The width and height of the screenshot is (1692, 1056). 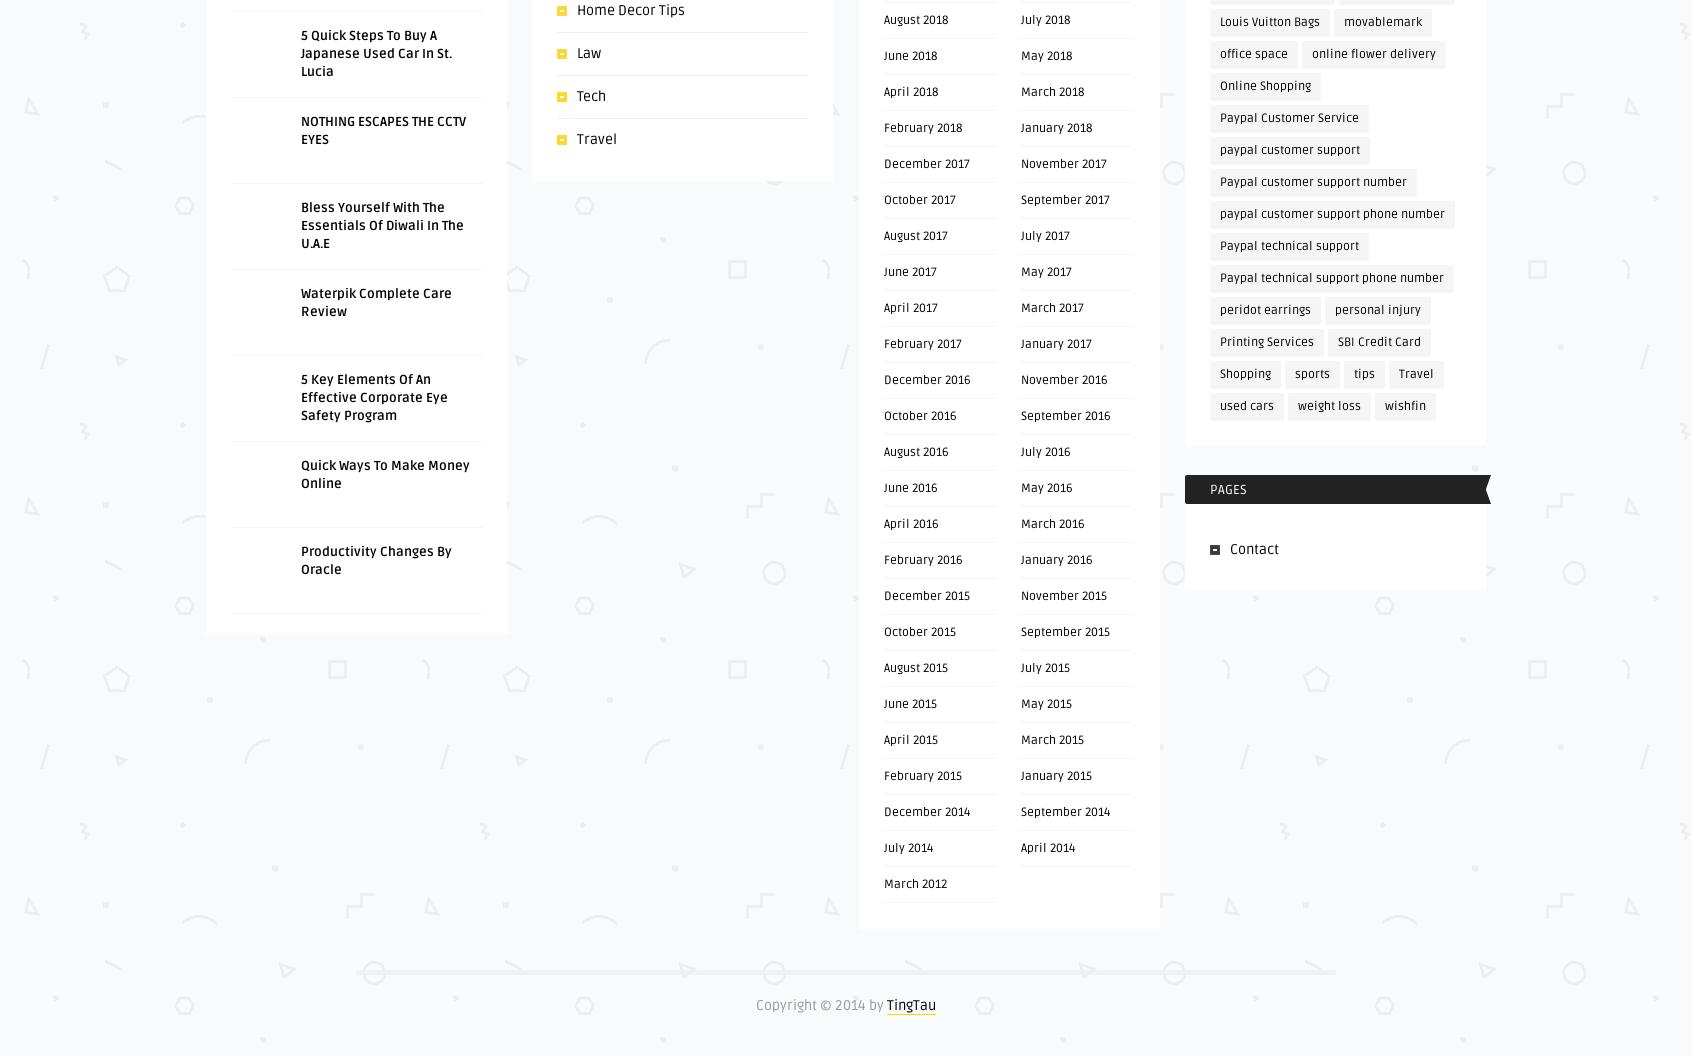 What do you see at coordinates (910, 1004) in the screenshot?
I see `'TingTau'` at bounding box center [910, 1004].